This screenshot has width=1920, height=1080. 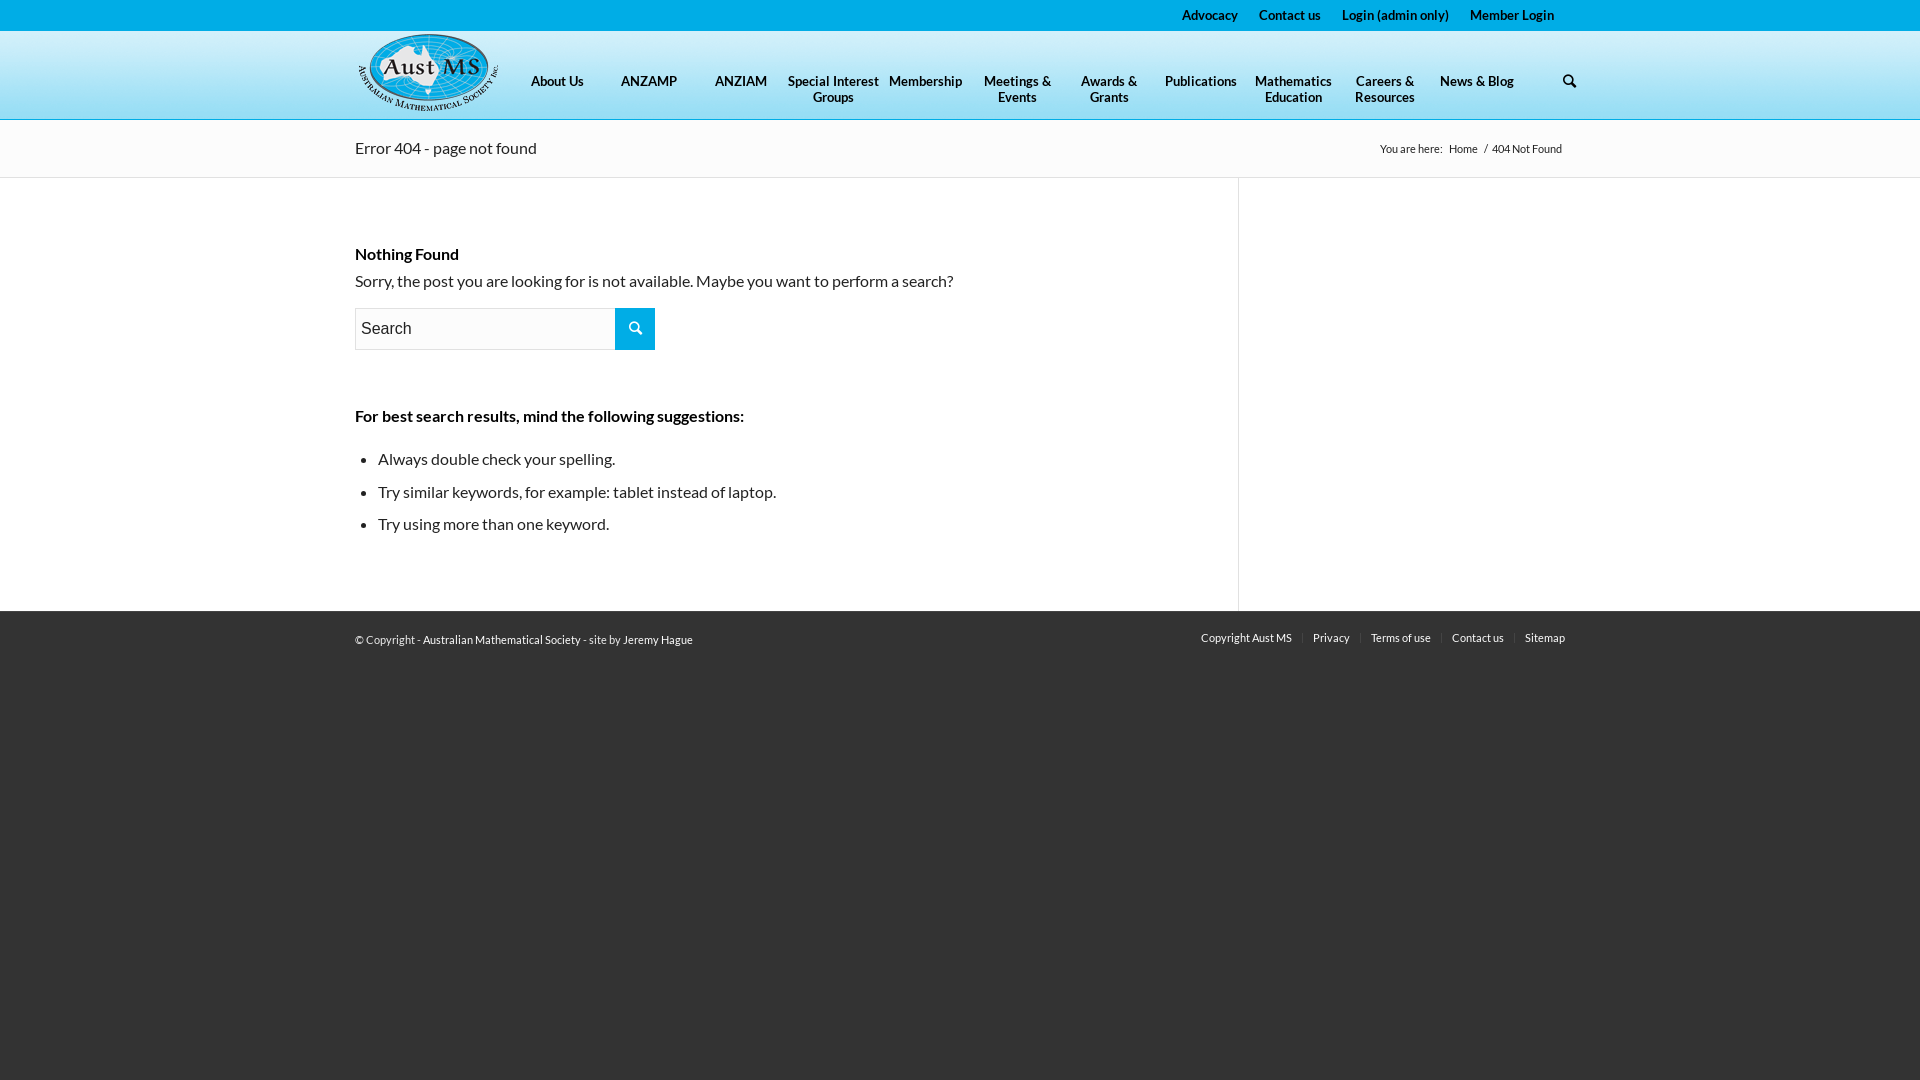 I want to click on 'Awards & Grants', so click(x=1107, y=95).